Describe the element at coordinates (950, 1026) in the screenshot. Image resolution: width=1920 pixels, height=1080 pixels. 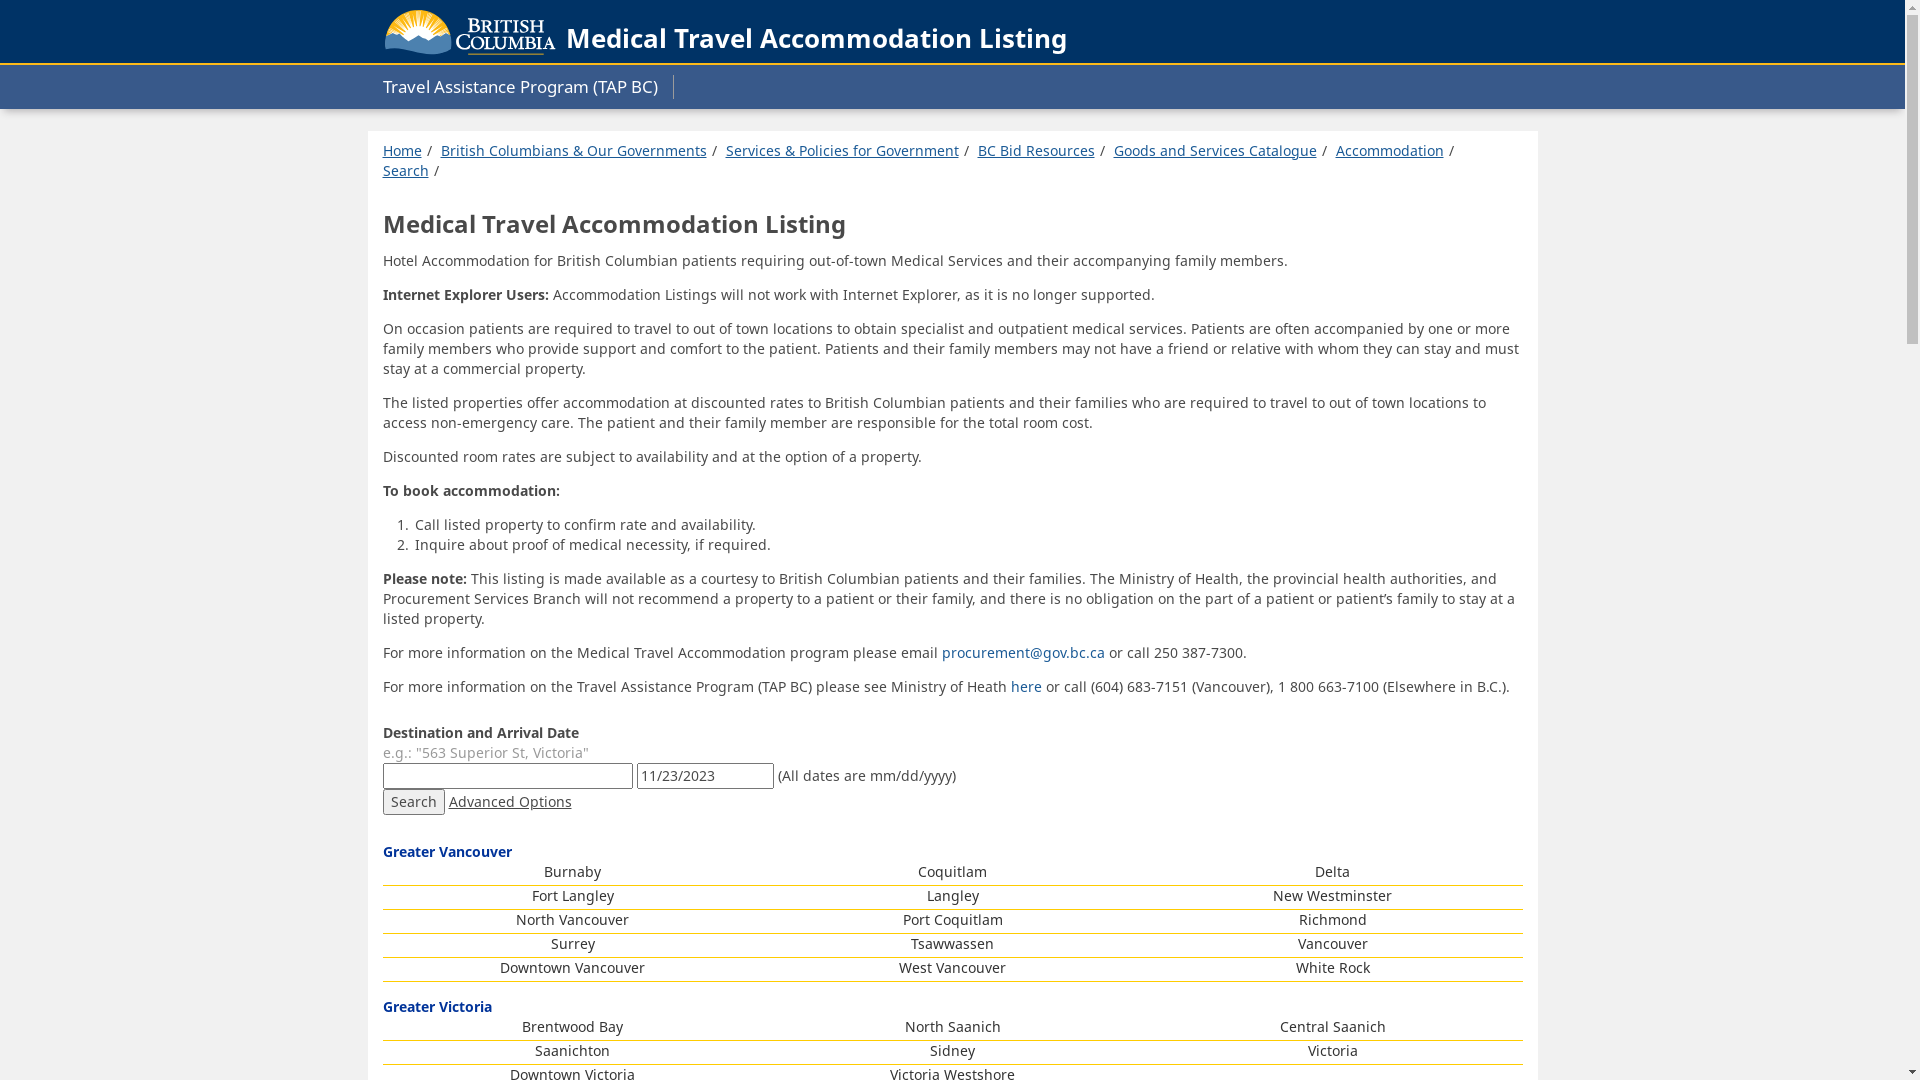
I see `'North Saanich'` at that location.